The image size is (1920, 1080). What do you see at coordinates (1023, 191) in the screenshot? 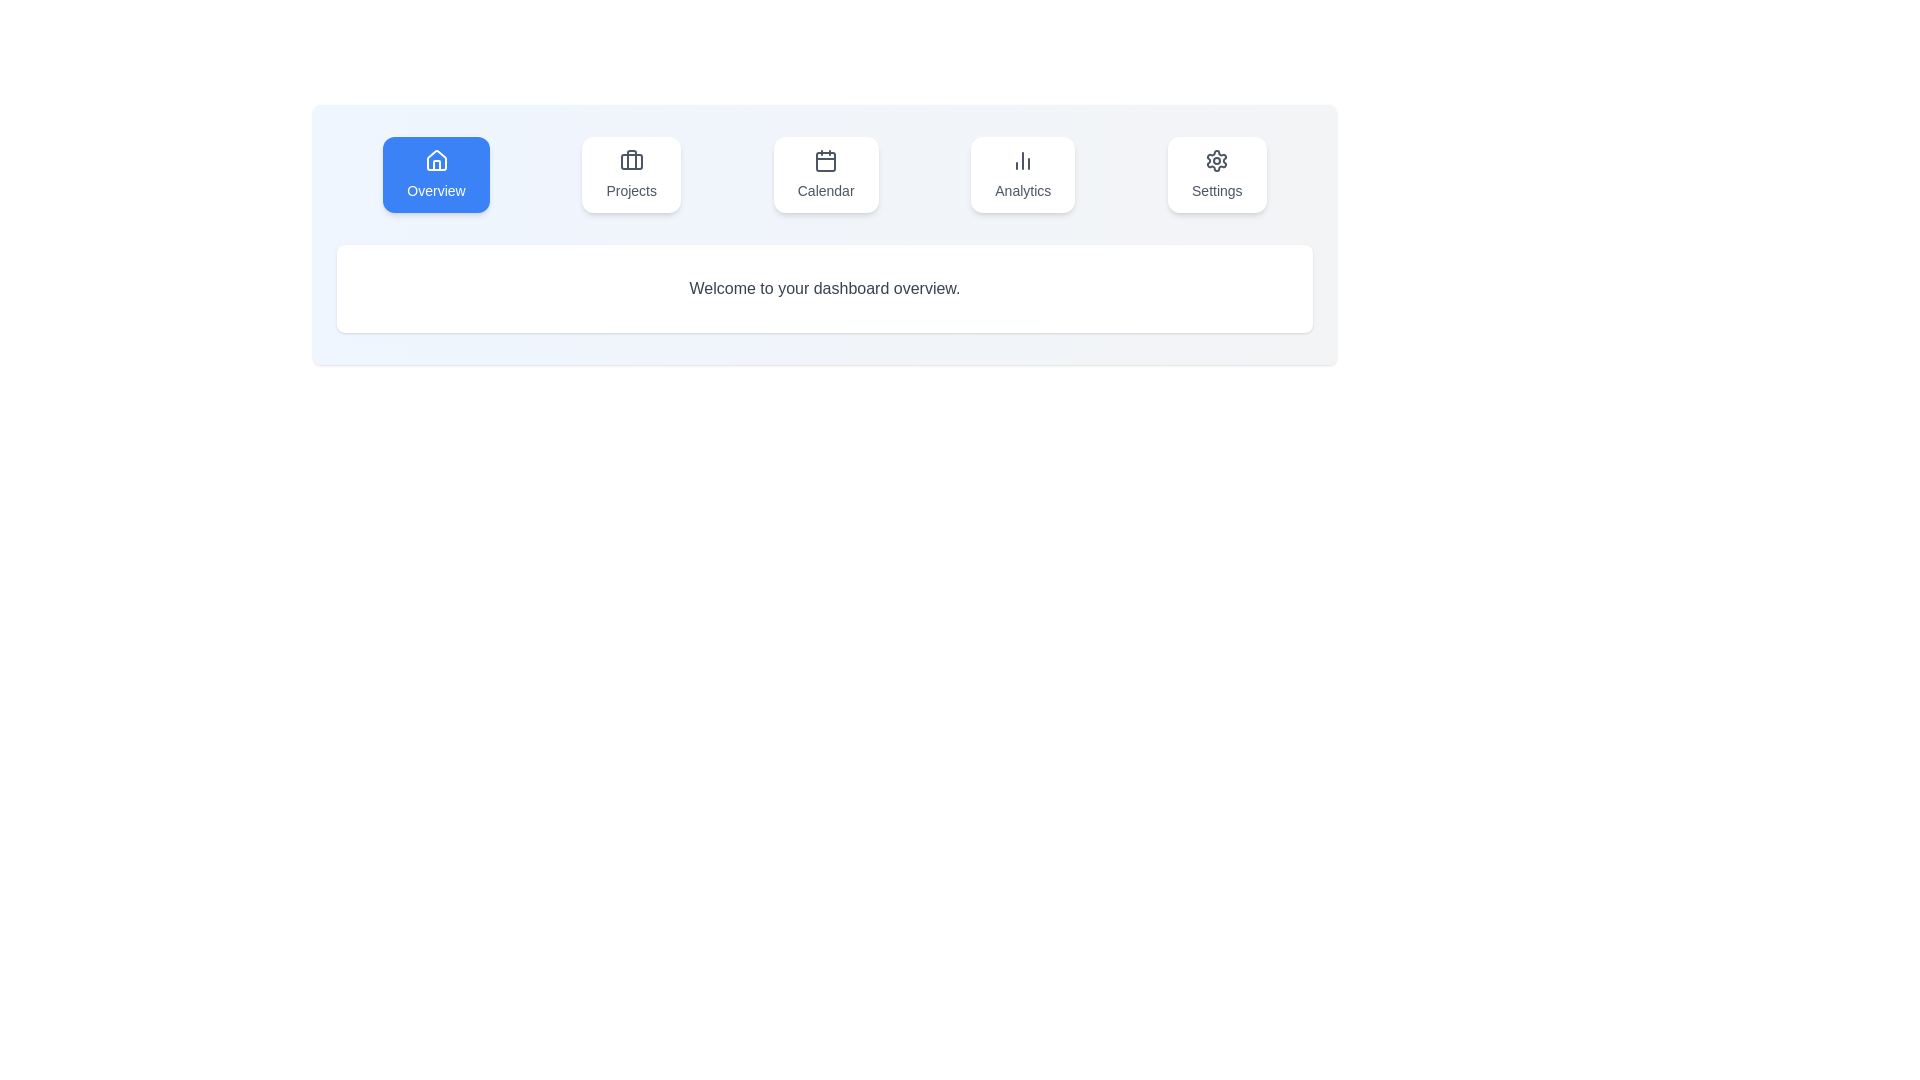
I see `the 'Analytics' static text label in the interactive menu item, which is styled with gray text and is the fourth item from the left in the menu bar` at bounding box center [1023, 191].